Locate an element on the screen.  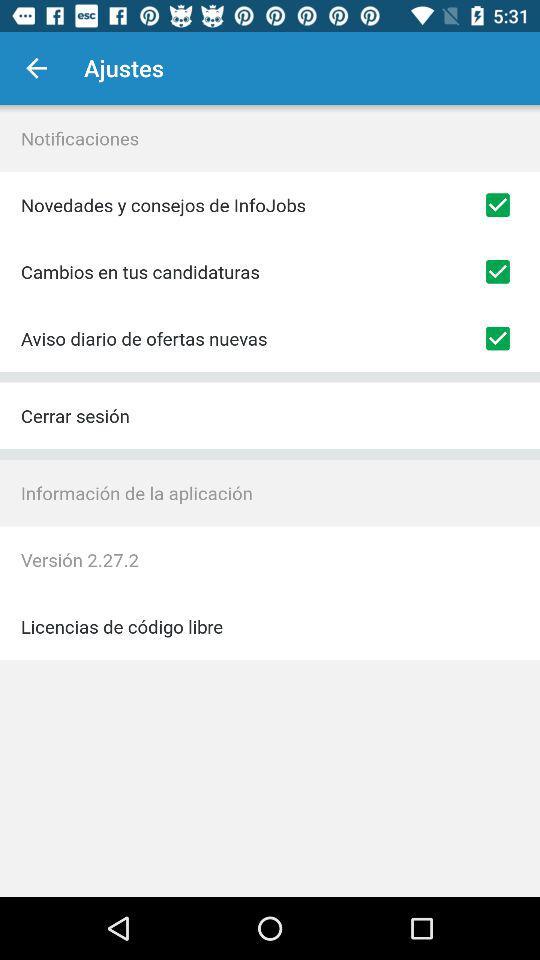
notification of new job offers is located at coordinates (496, 338).